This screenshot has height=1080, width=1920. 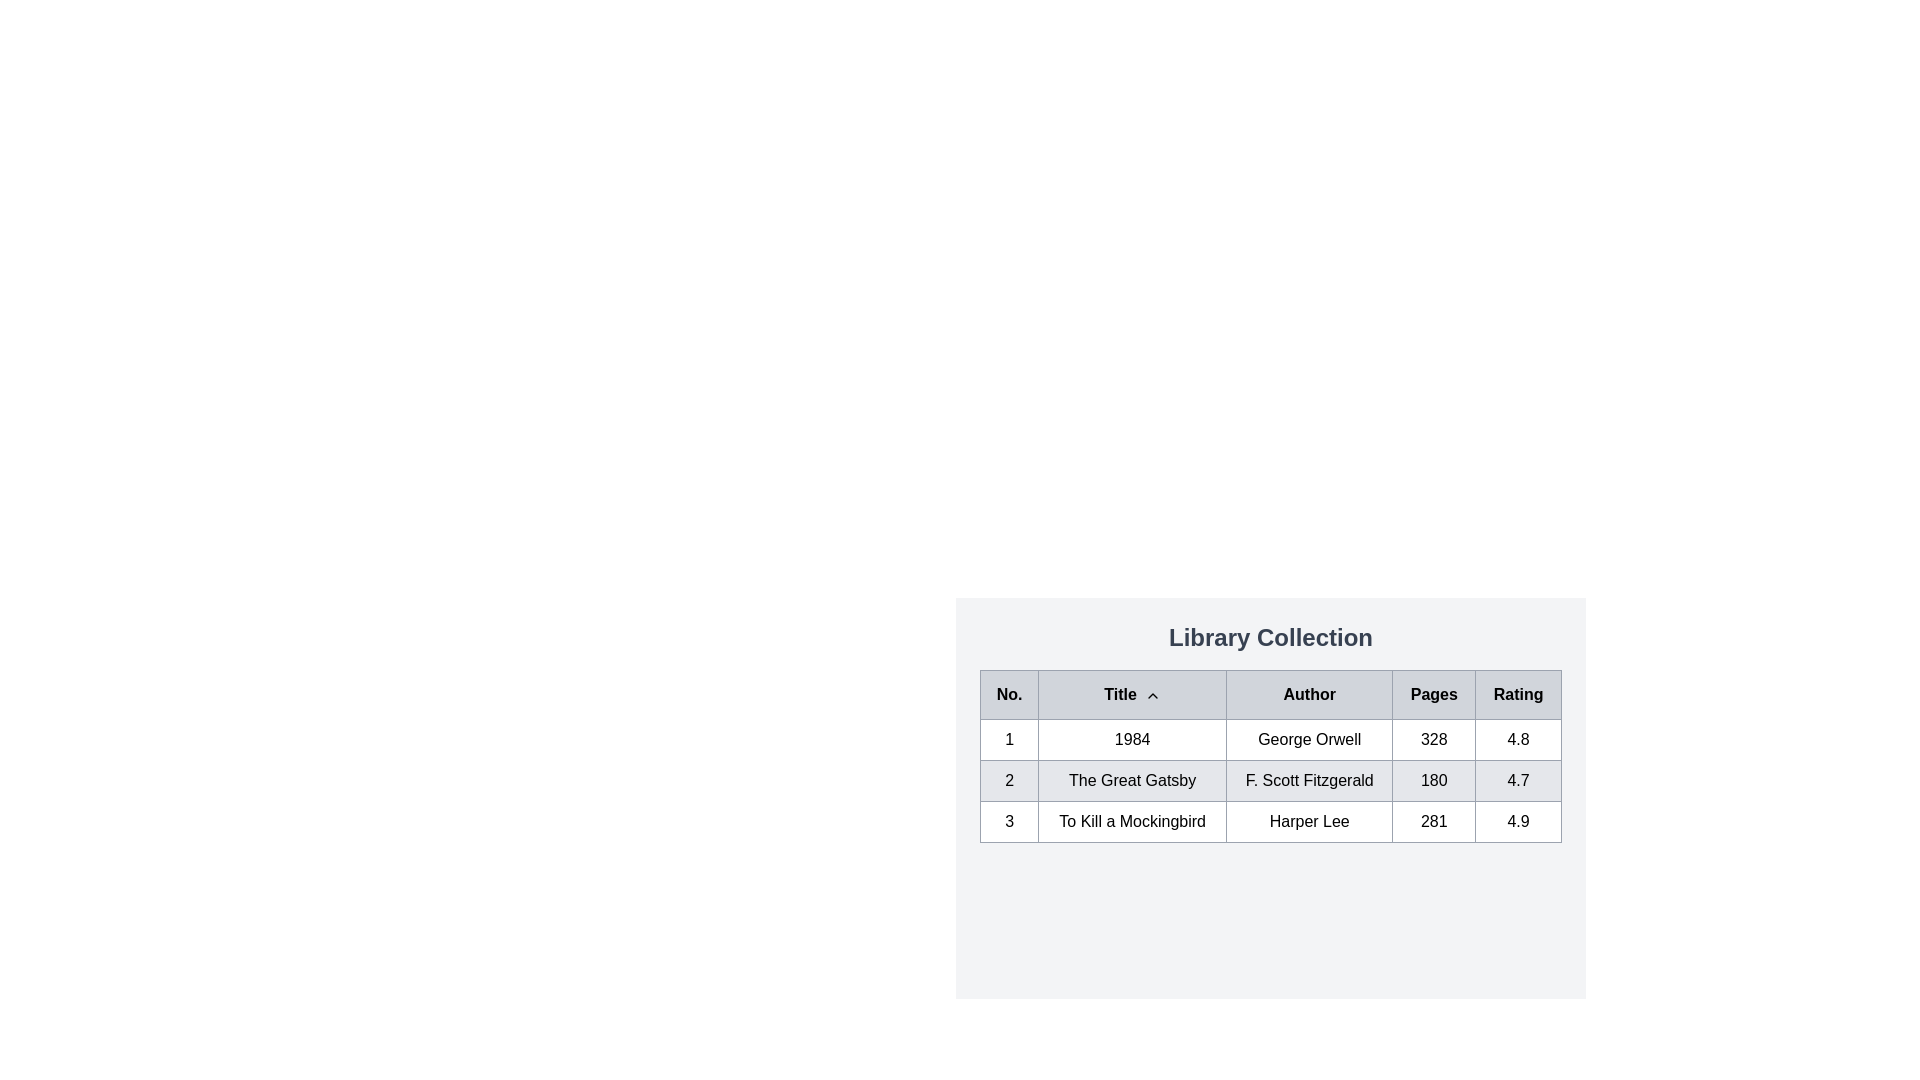 I want to click on the first row of the table displaying details for the book '1984' by George Orwell, so click(x=1270, y=740).